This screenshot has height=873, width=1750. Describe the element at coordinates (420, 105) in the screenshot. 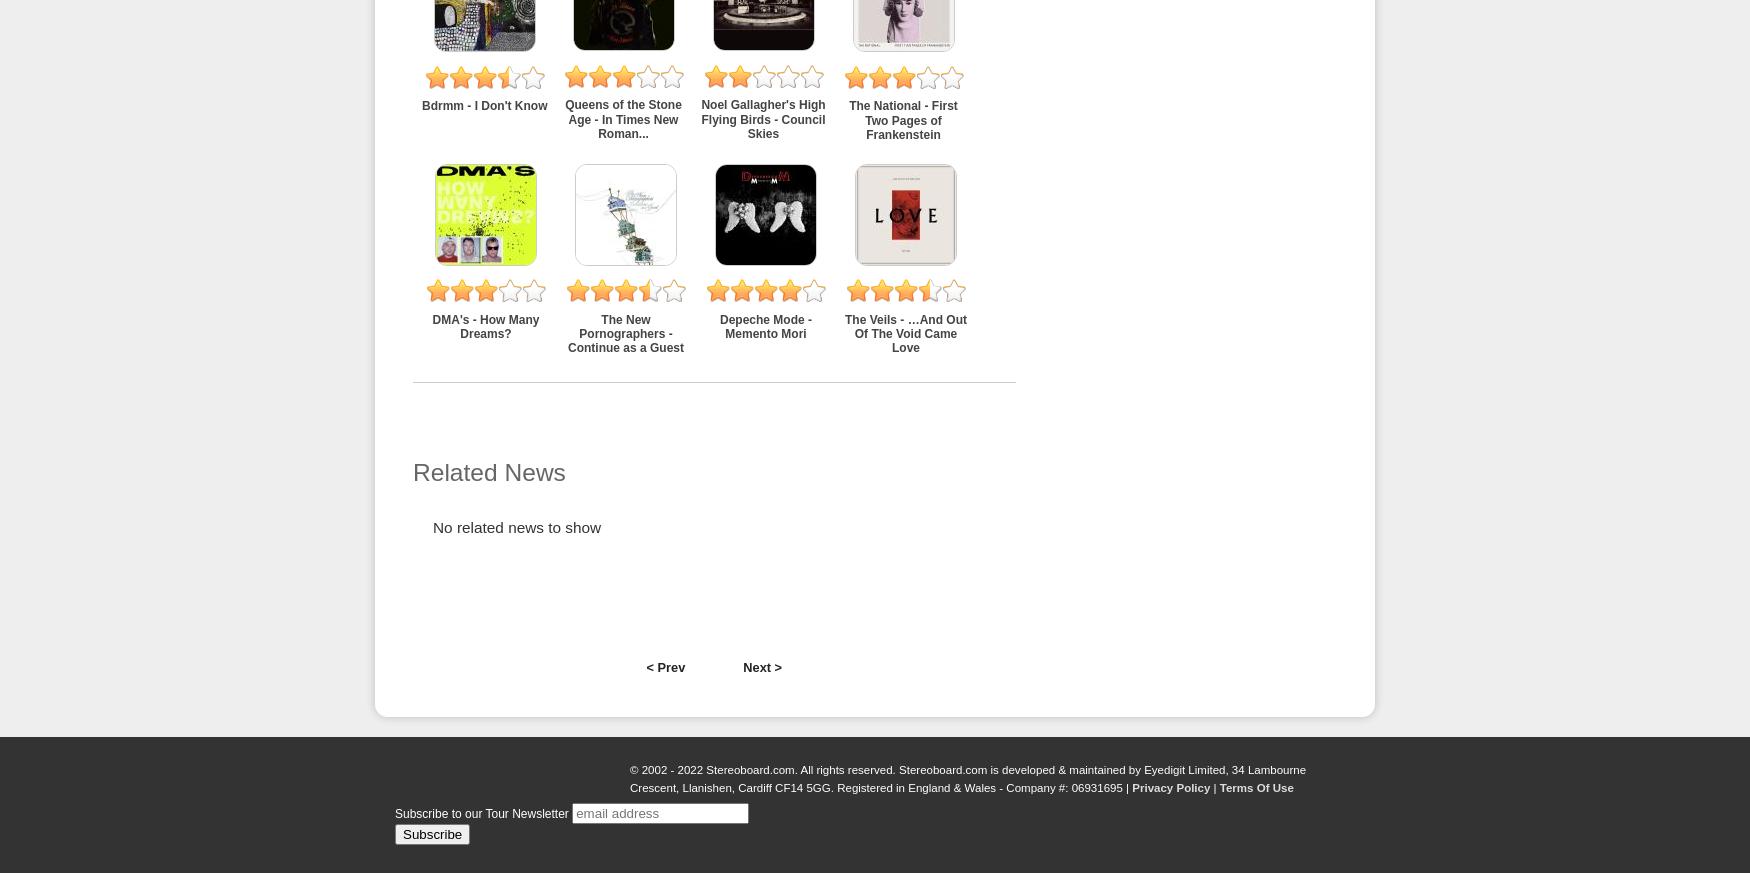

I see `'Bdrmm - I Don't Know'` at that location.